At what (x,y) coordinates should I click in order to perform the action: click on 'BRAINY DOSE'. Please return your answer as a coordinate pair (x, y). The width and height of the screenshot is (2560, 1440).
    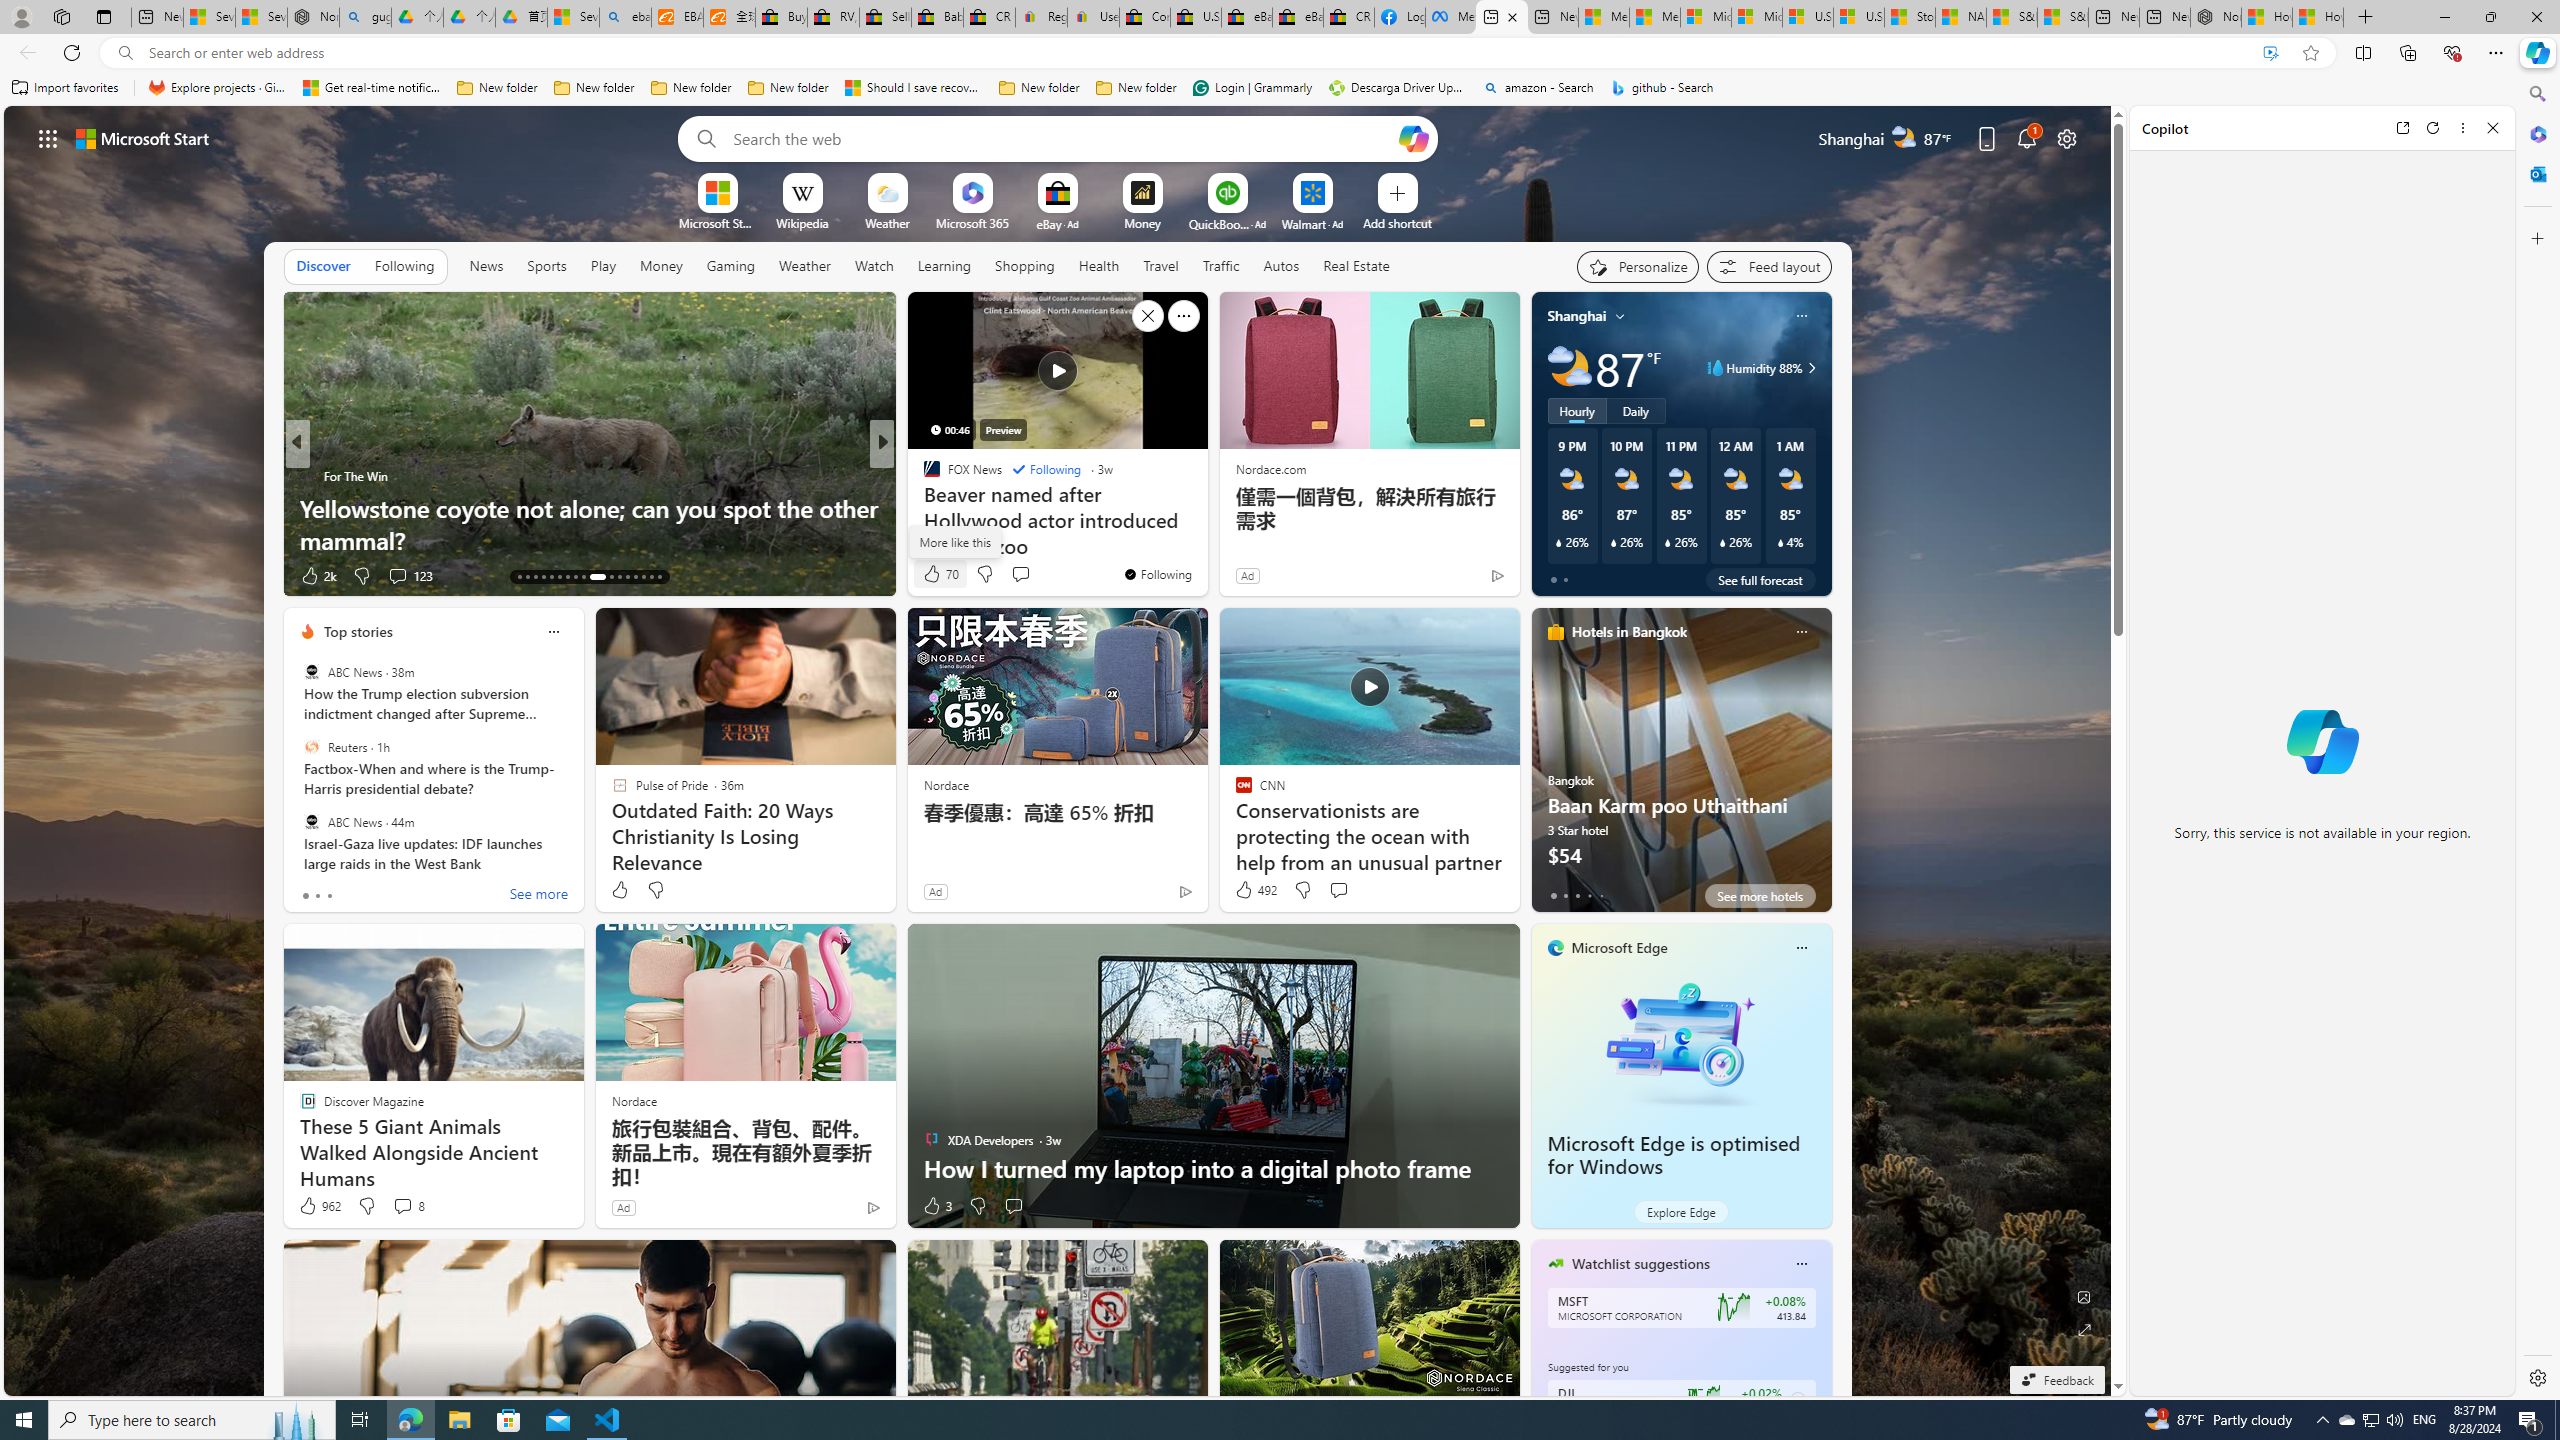
    Looking at the image, I should click on (921, 474).